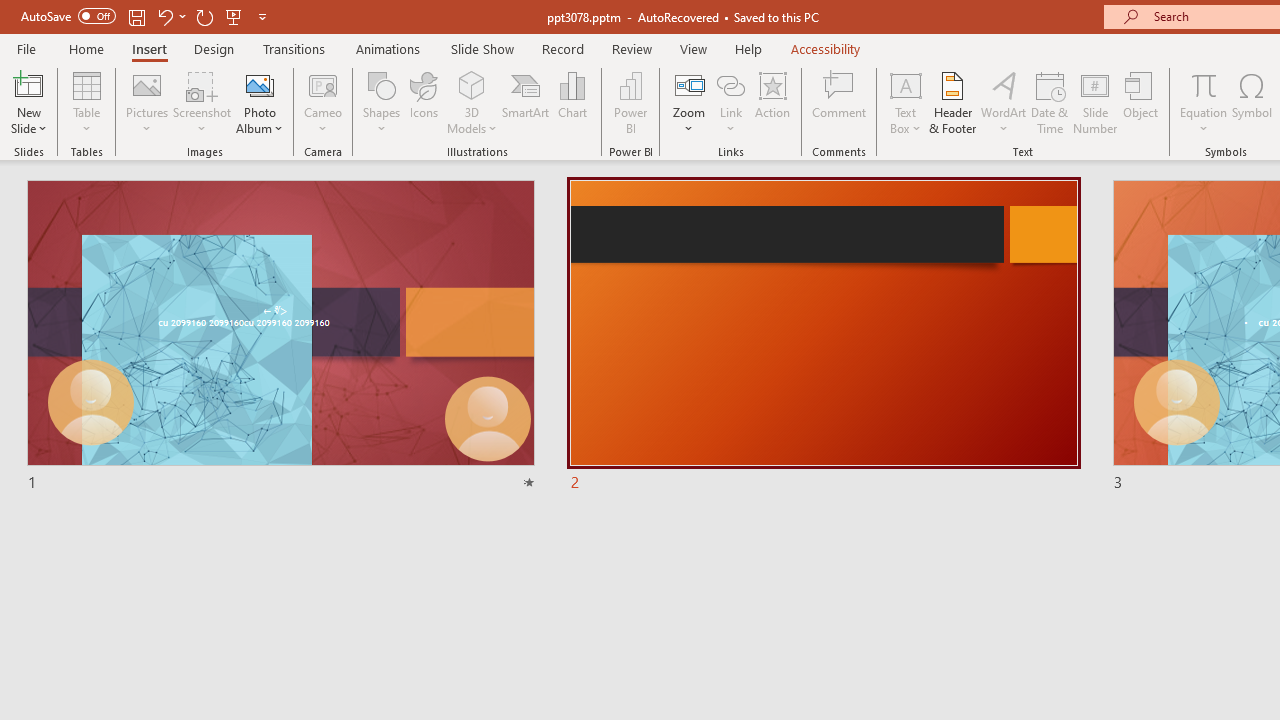 This screenshot has height=720, width=1280. What do you see at coordinates (1094, 103) in the screenshot?
I see `'Slide Number'` at bounding box center [1094, 103].